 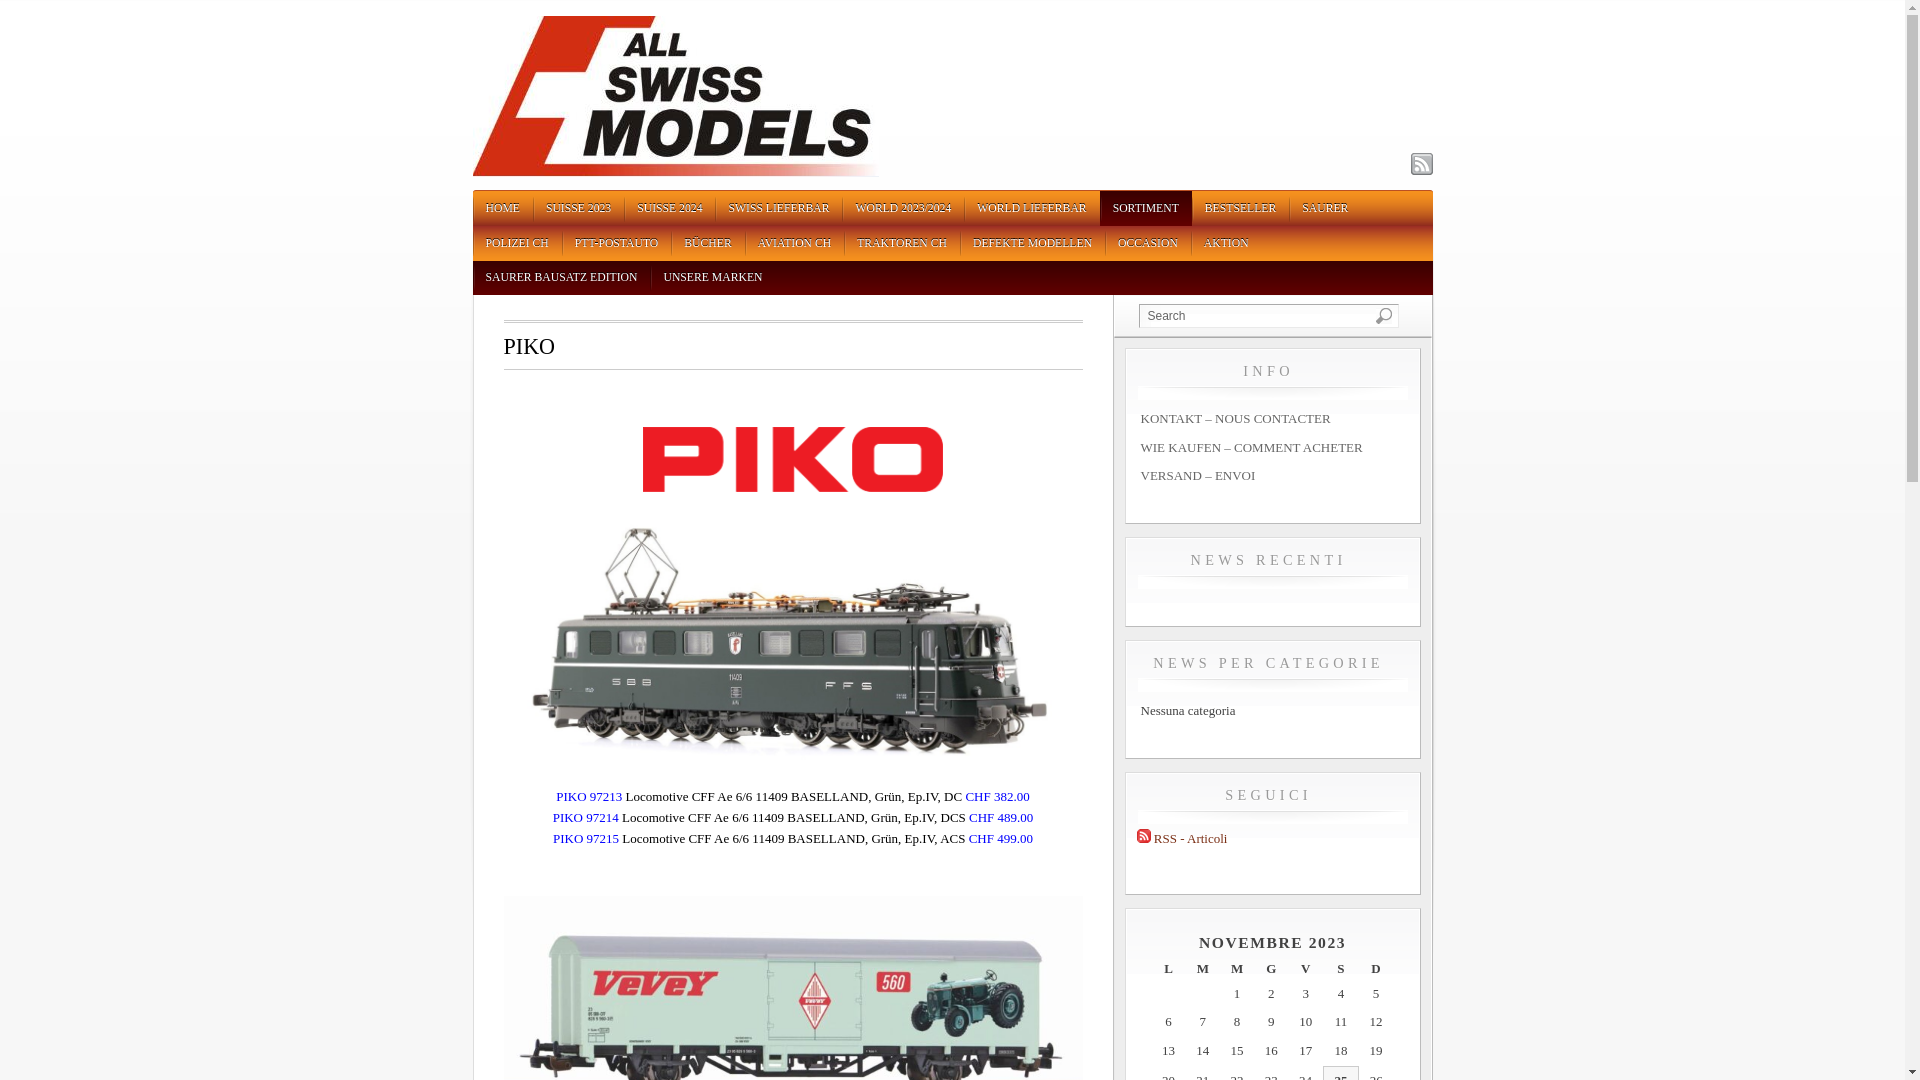 What do you see at coordinates (1032, 242) in the screenshot?
I see `'DEFEKTE MODELLEN'` at bounding box center [1032, 242].